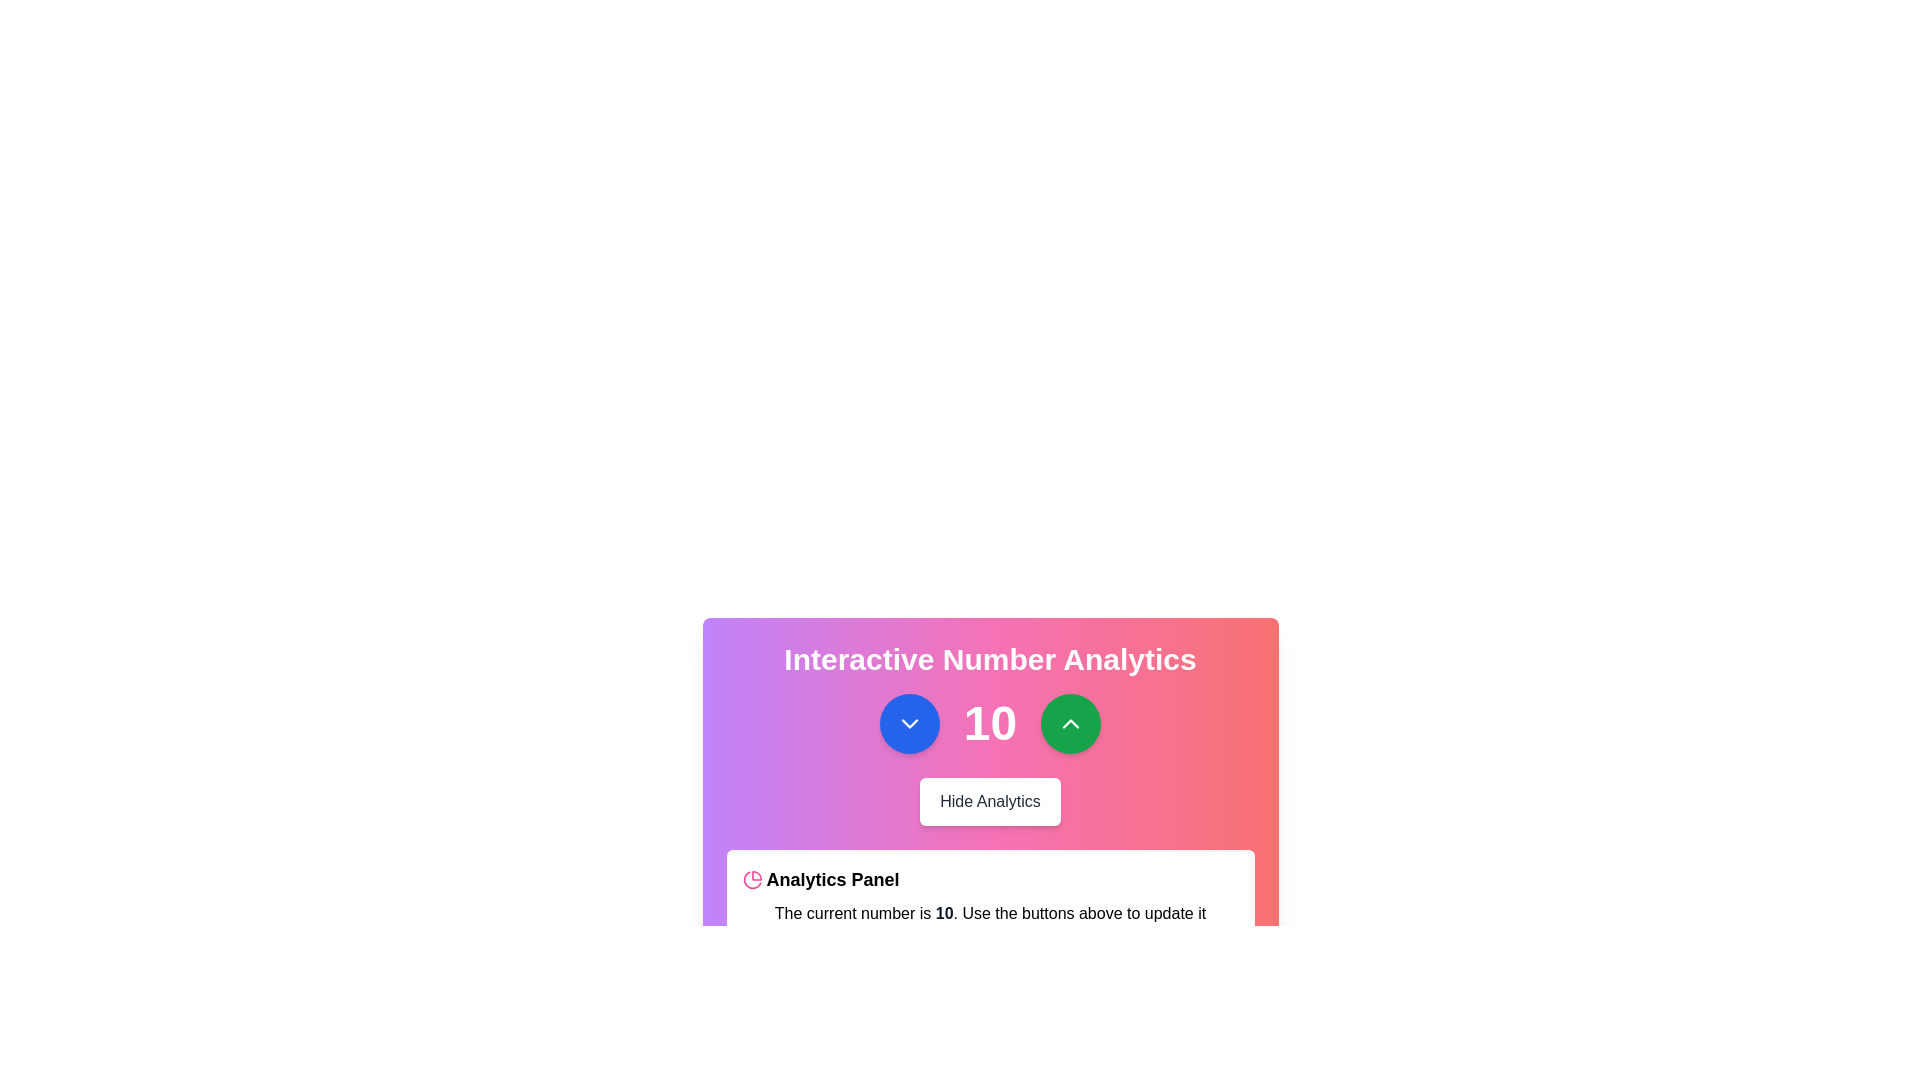  I want to click on the central numeric display of the Composite Interactive Element, so click(990, 724).